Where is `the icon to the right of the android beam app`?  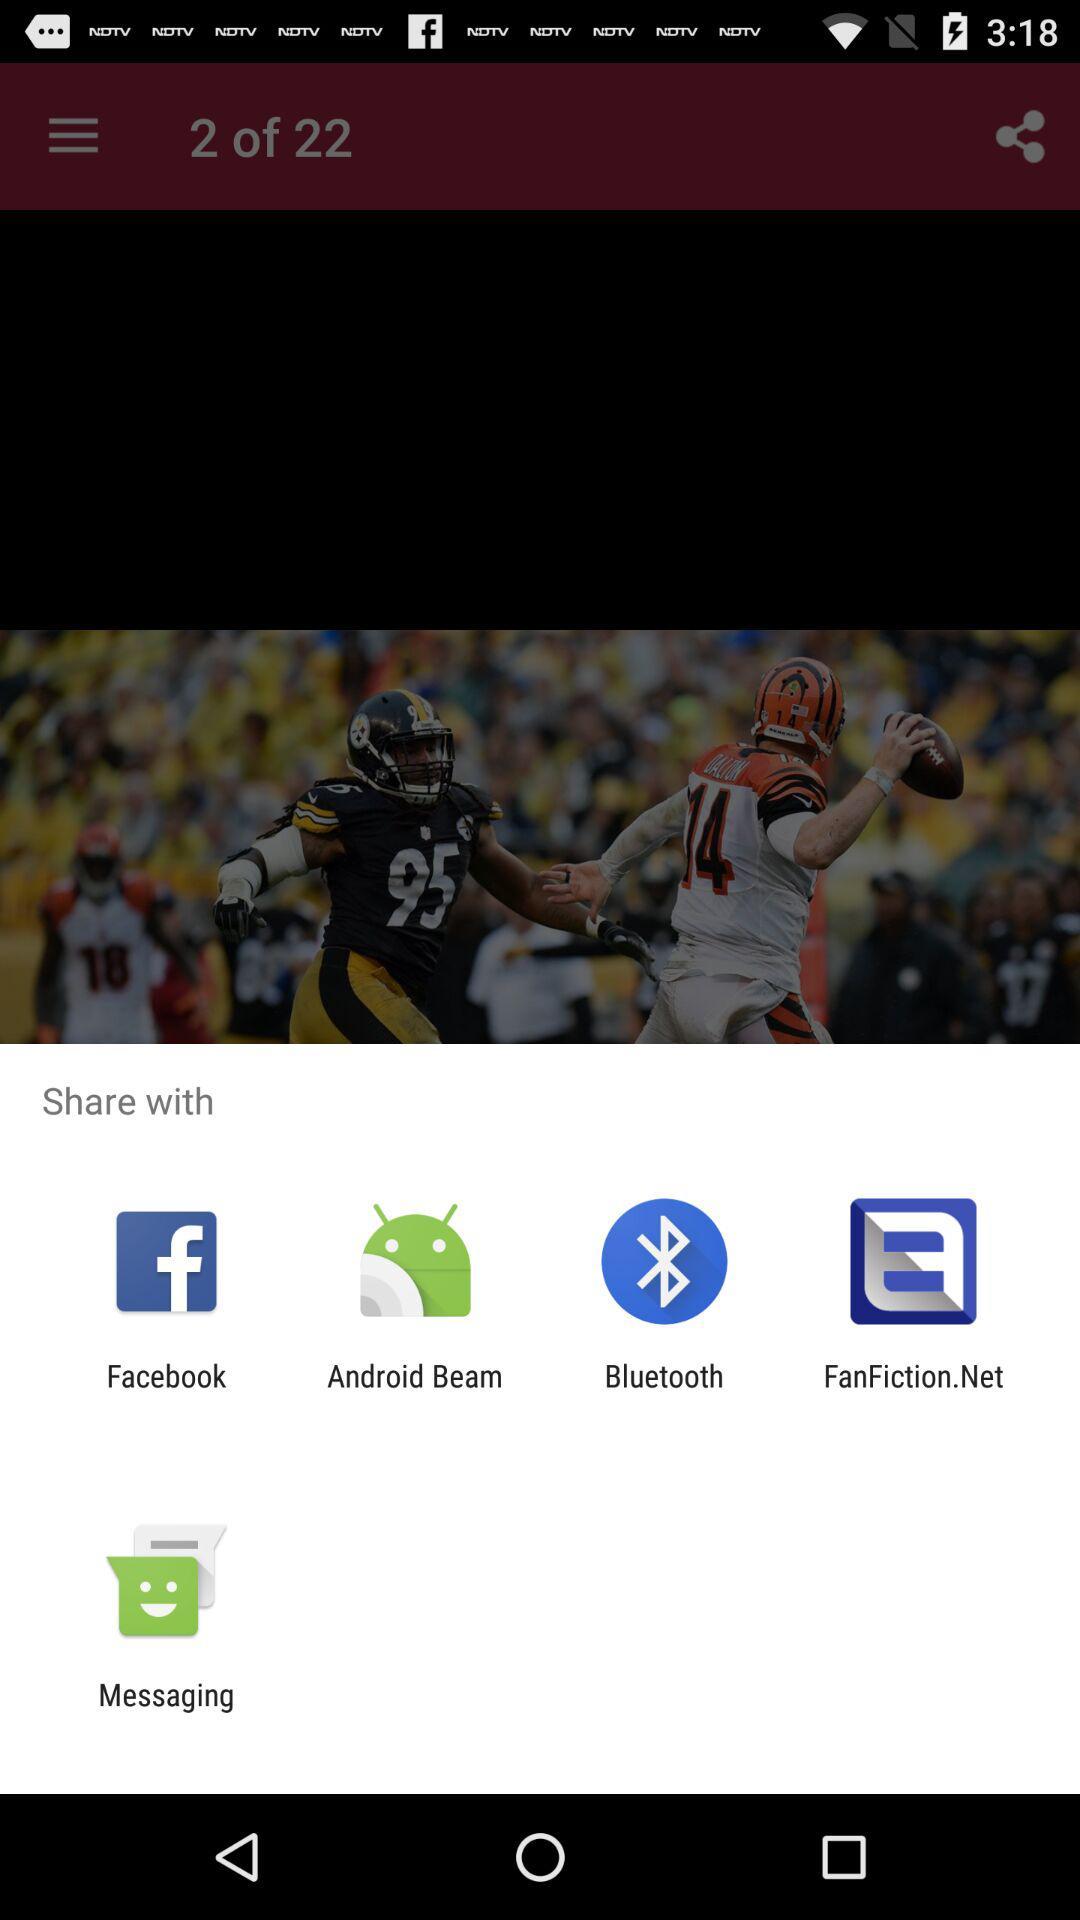 the icon to the right of the android beam app is located at coordinates (664, 1392).